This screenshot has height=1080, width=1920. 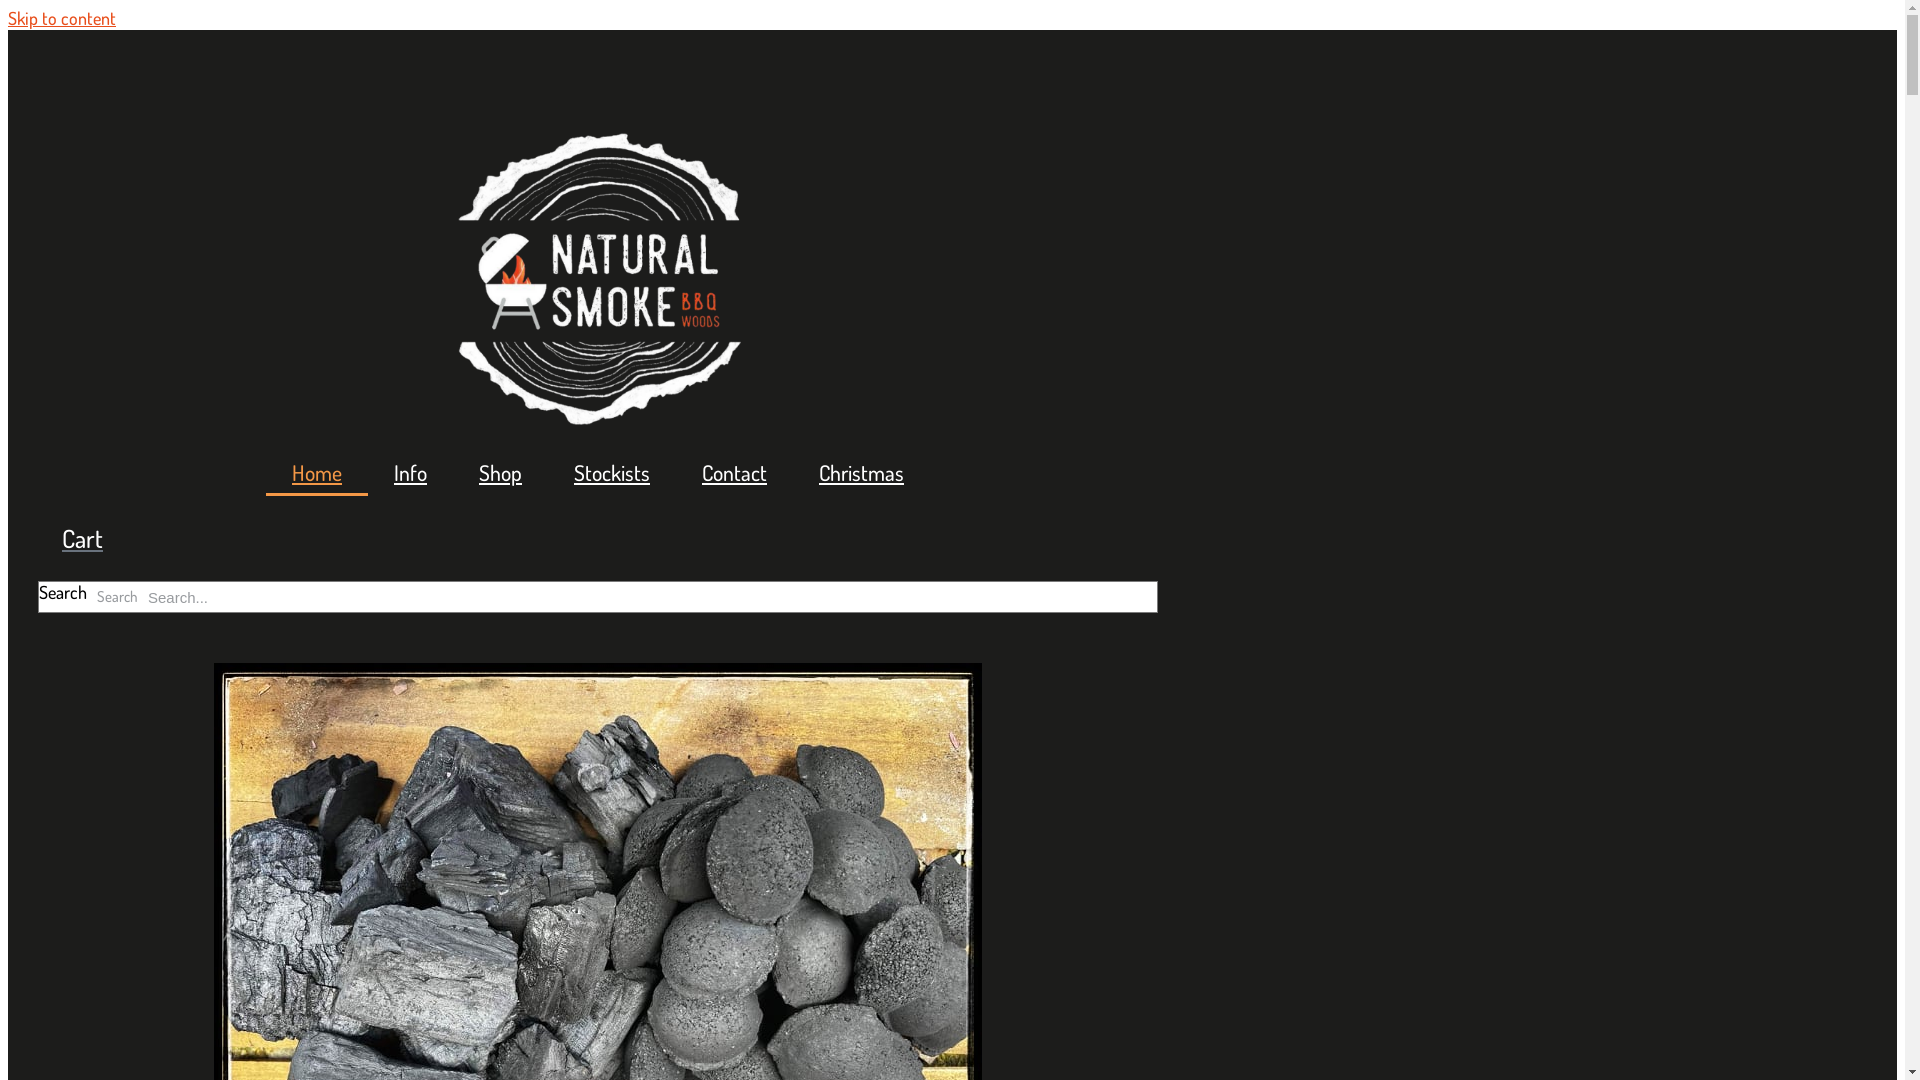 What do you see at coordinates (610, 473) in the screenshot?
I see `'Stockists'` at bounding box center [610, 473].